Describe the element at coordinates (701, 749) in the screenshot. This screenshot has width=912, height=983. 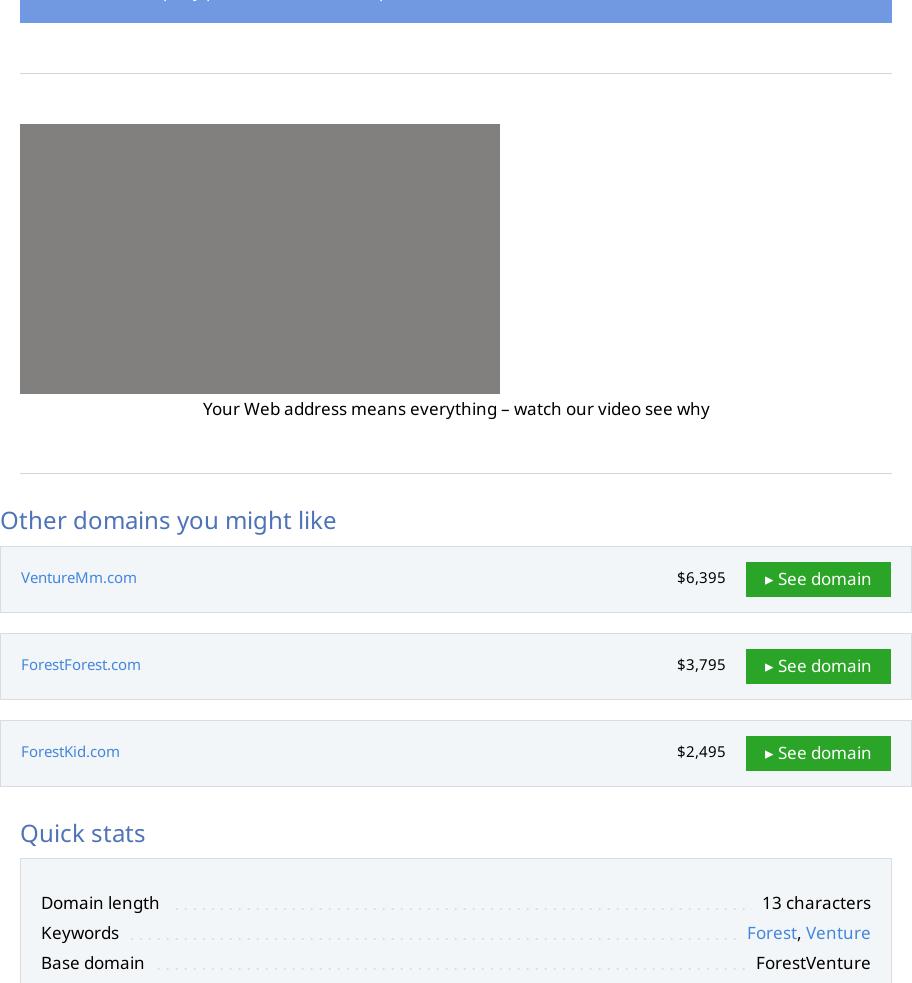
I see `'$2,495'` at that location.